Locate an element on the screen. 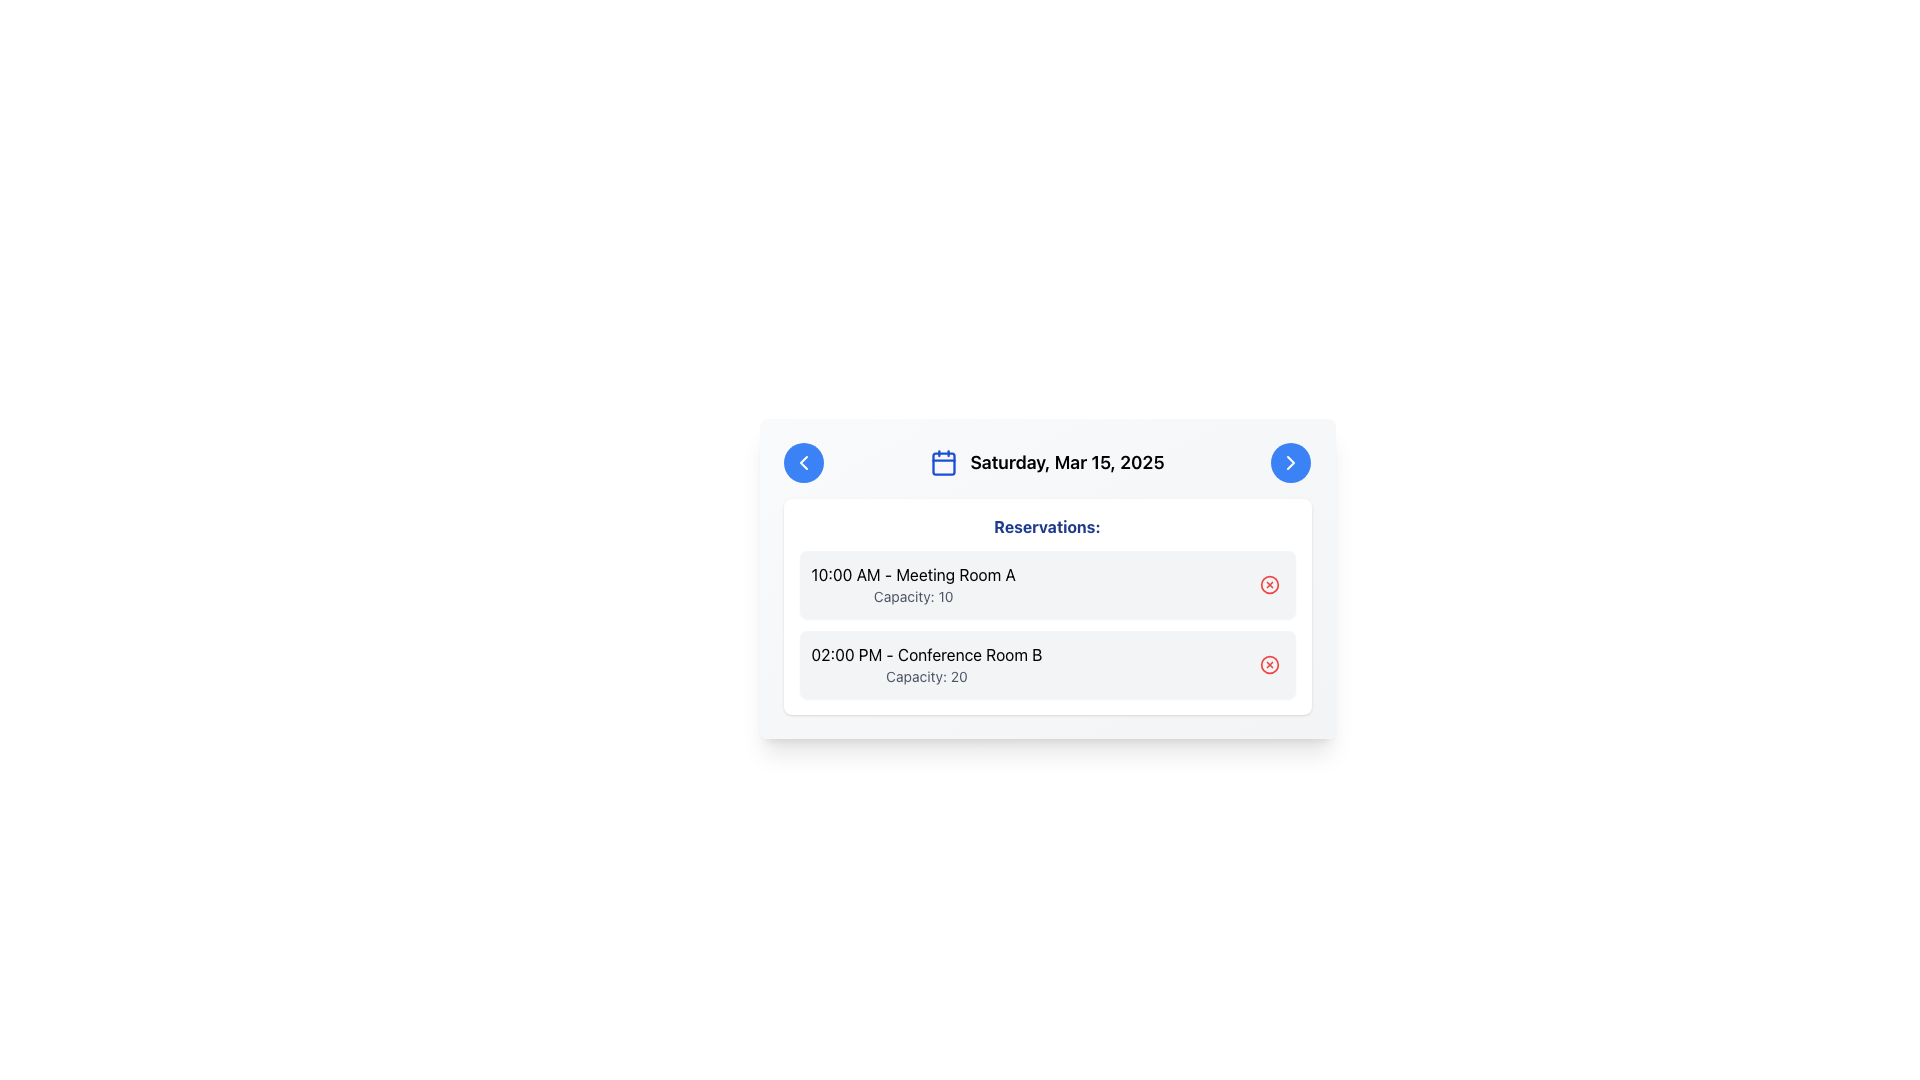  the second reservation block displaying scheduling details for a reservation, located below the '10:00 AM - Meeting Room A' block is located at coordinates (925, 664).